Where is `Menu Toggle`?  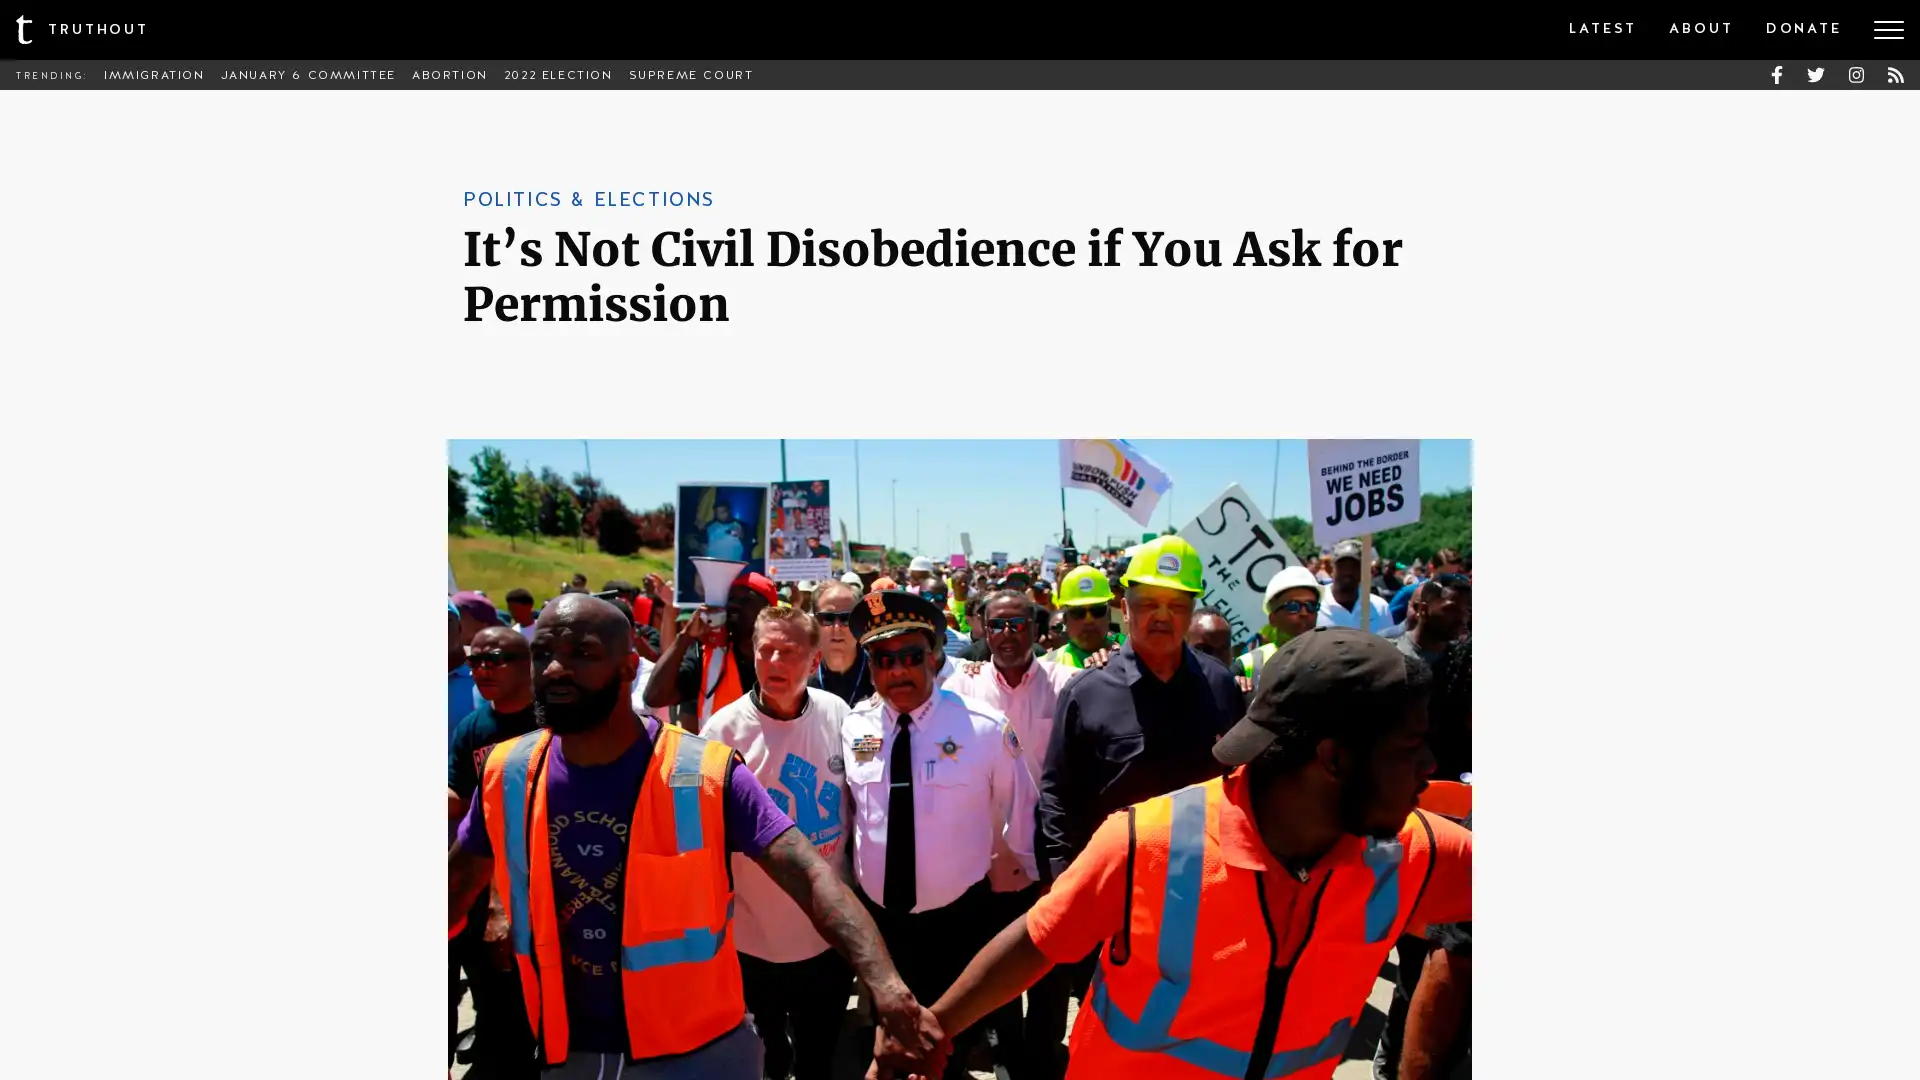 Menu Toggle is located at coordinates (1888, 30).